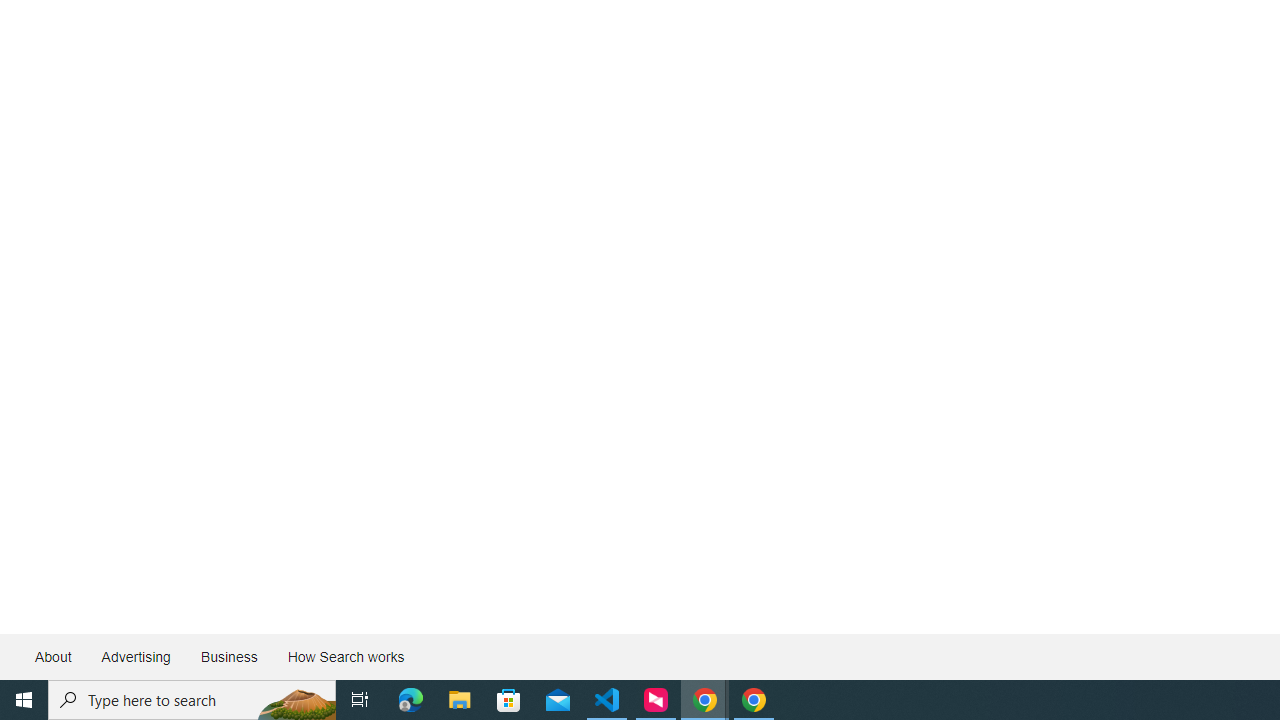 The height and width of the screenshot is (720, 1280). Describe the element at coordinates (134, 657) in the screenshot. I see `'Advertising'` at that location.